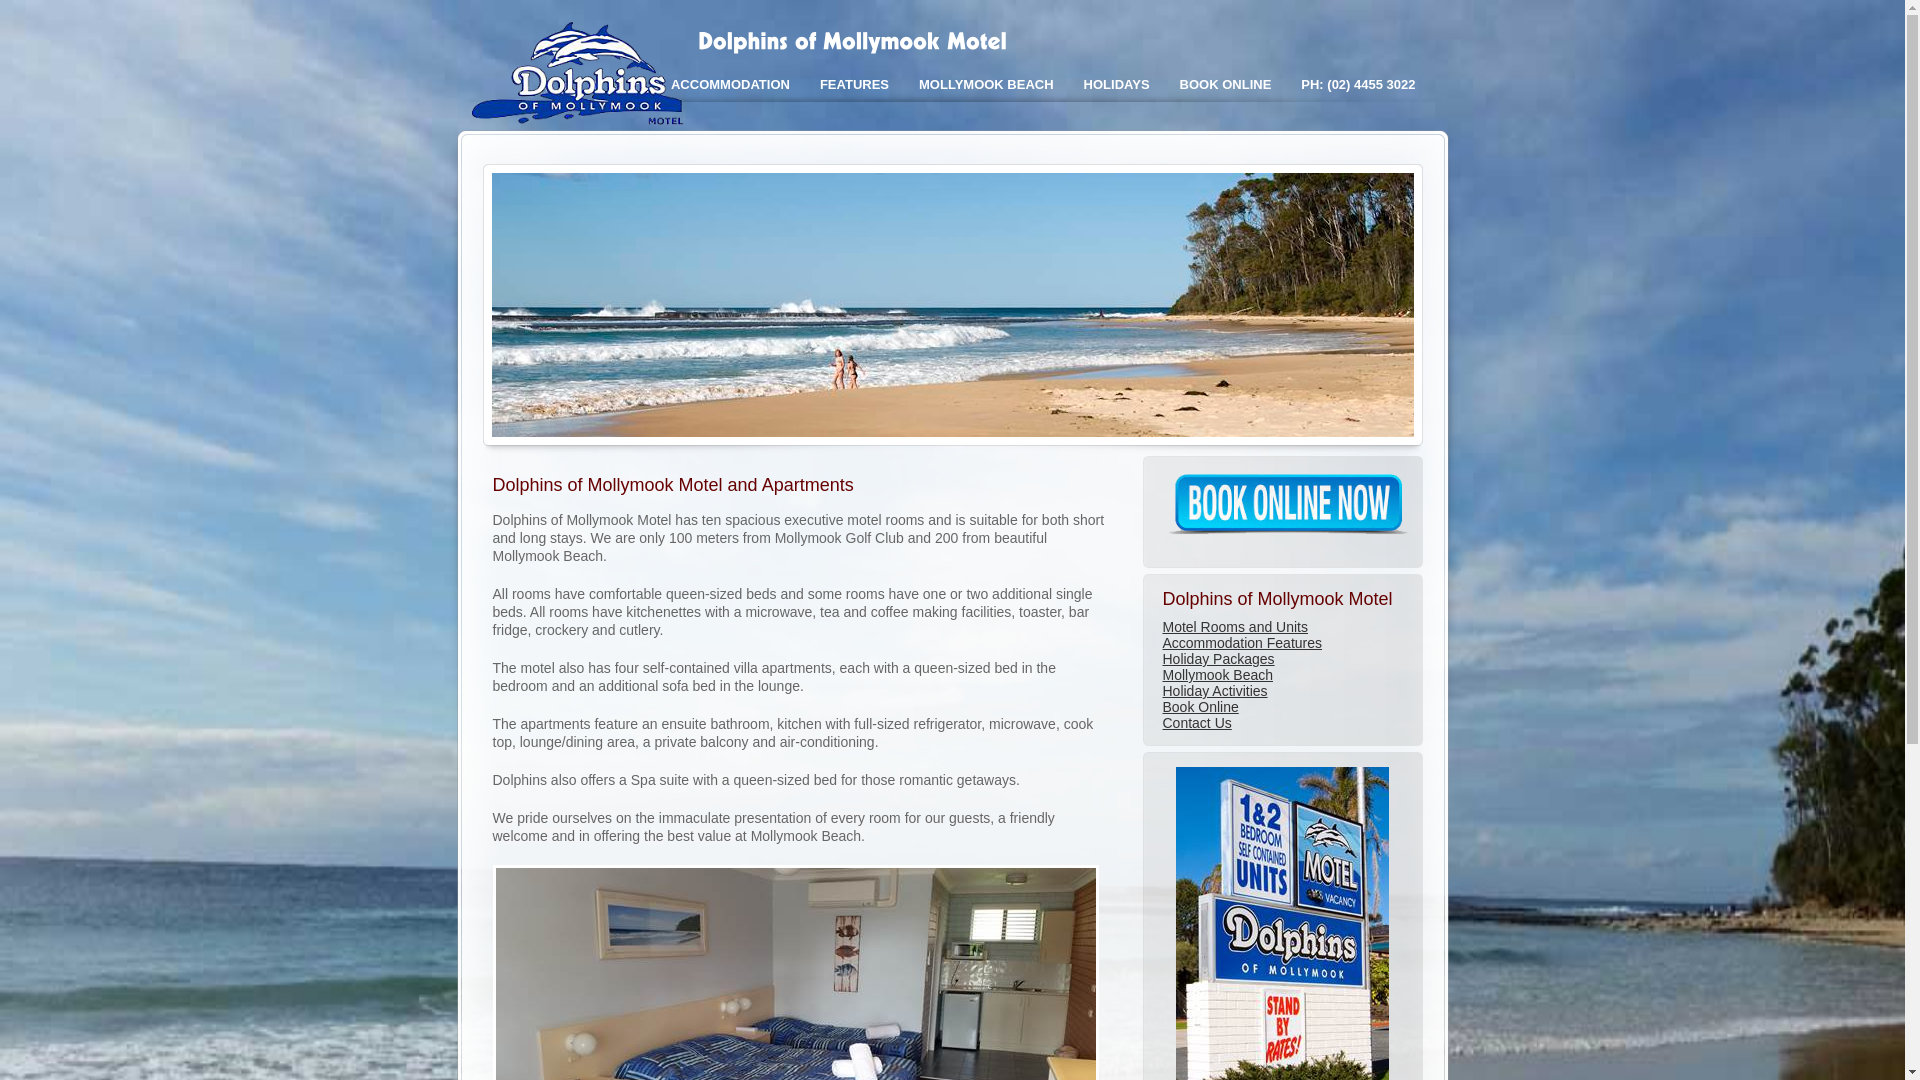 The height and width of the screenshot is (1080, 1920). What do you see at coordinates (854, 83) in the screenshot?
I see `'FEATURES'` at bounding box center [854, 83].